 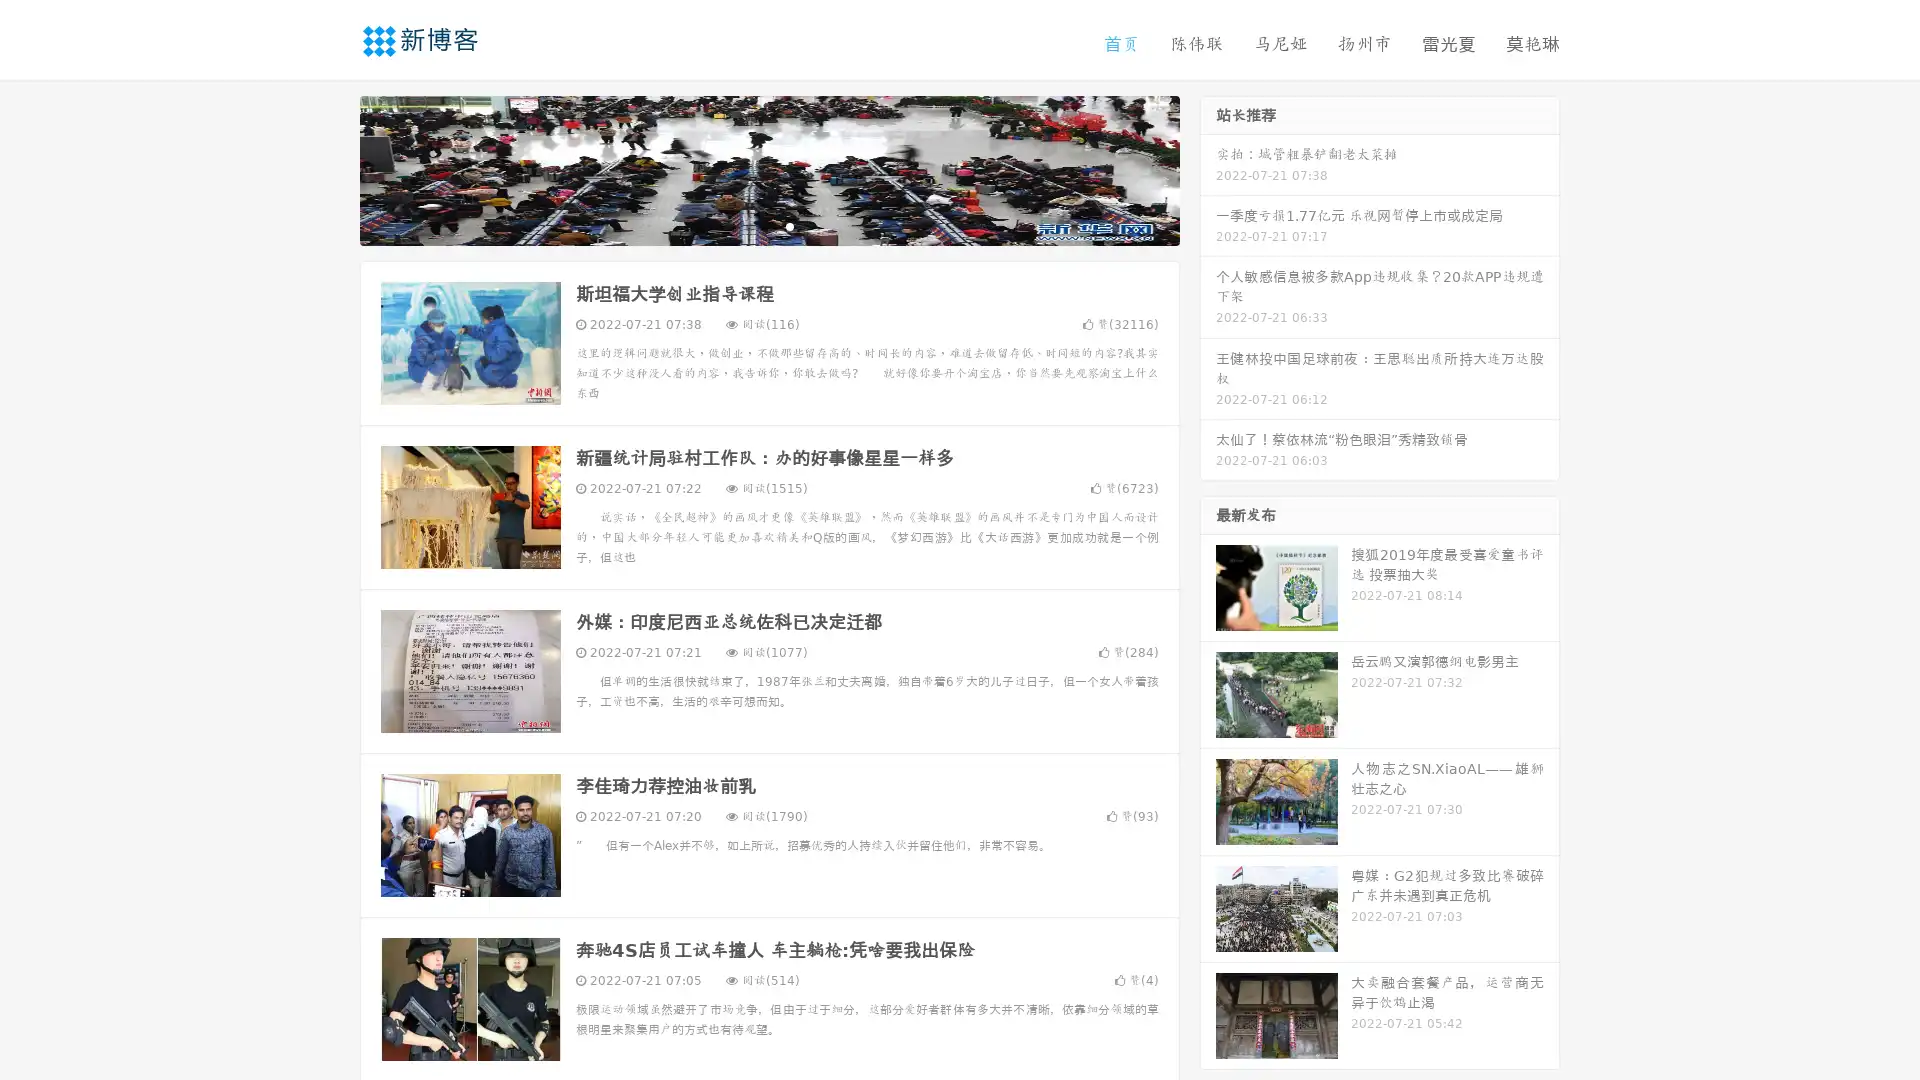 I want to click on Next slide, so click(x=1208, y=168).